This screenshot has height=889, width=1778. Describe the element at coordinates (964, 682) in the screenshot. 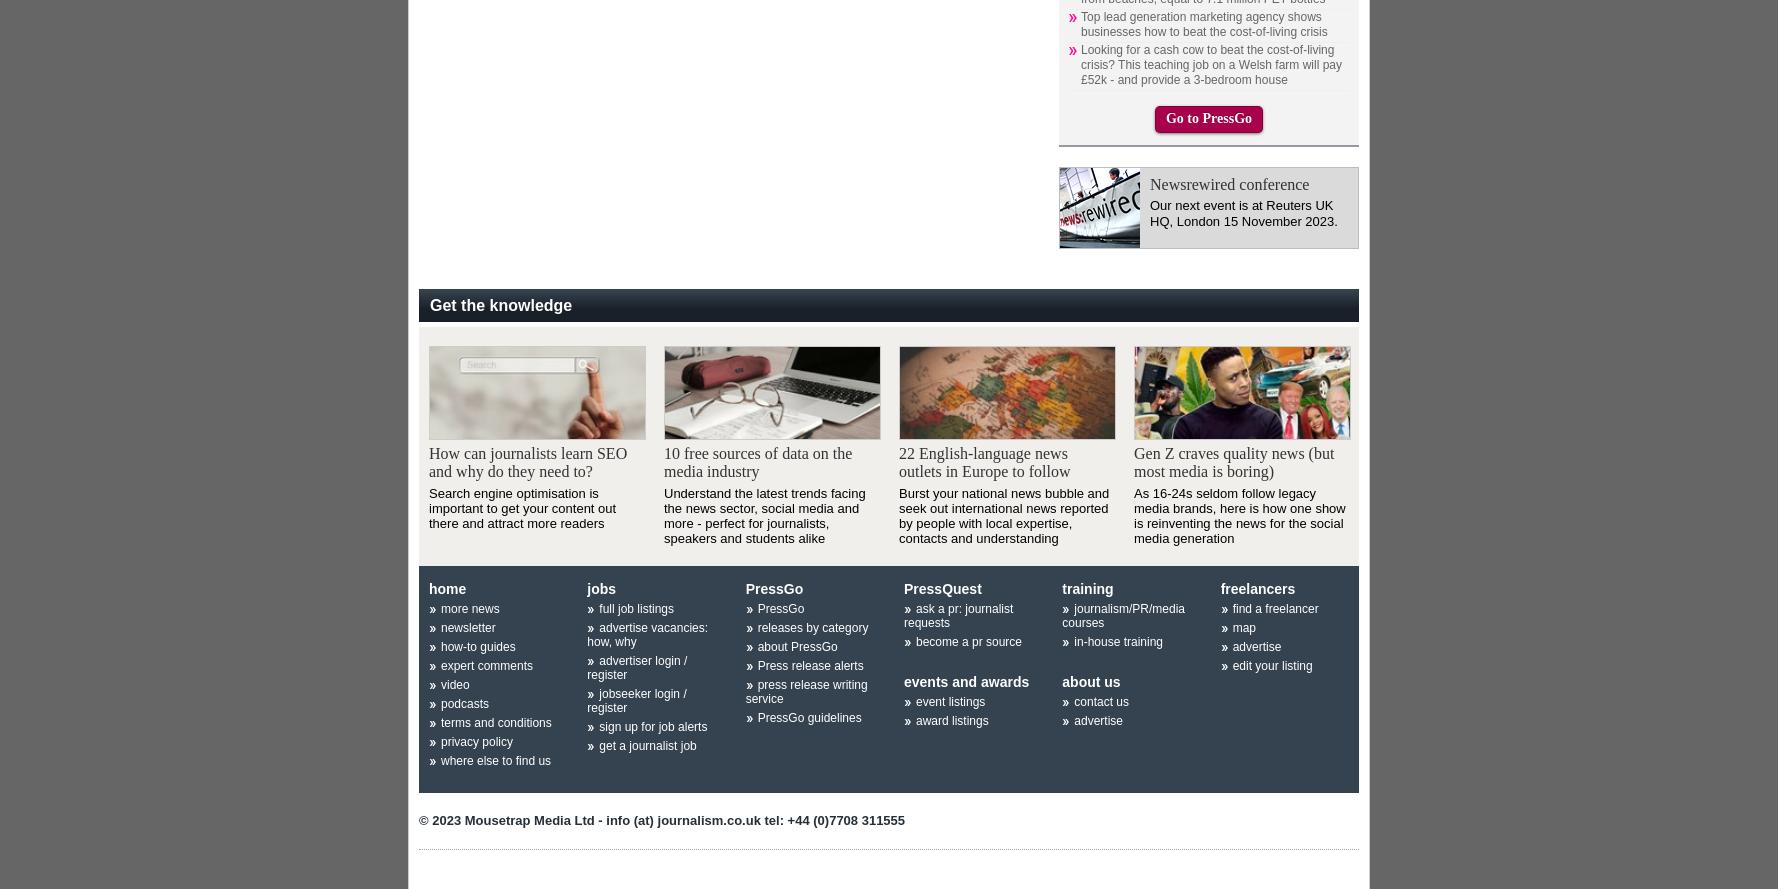

I see `'events and awards'` at that location.